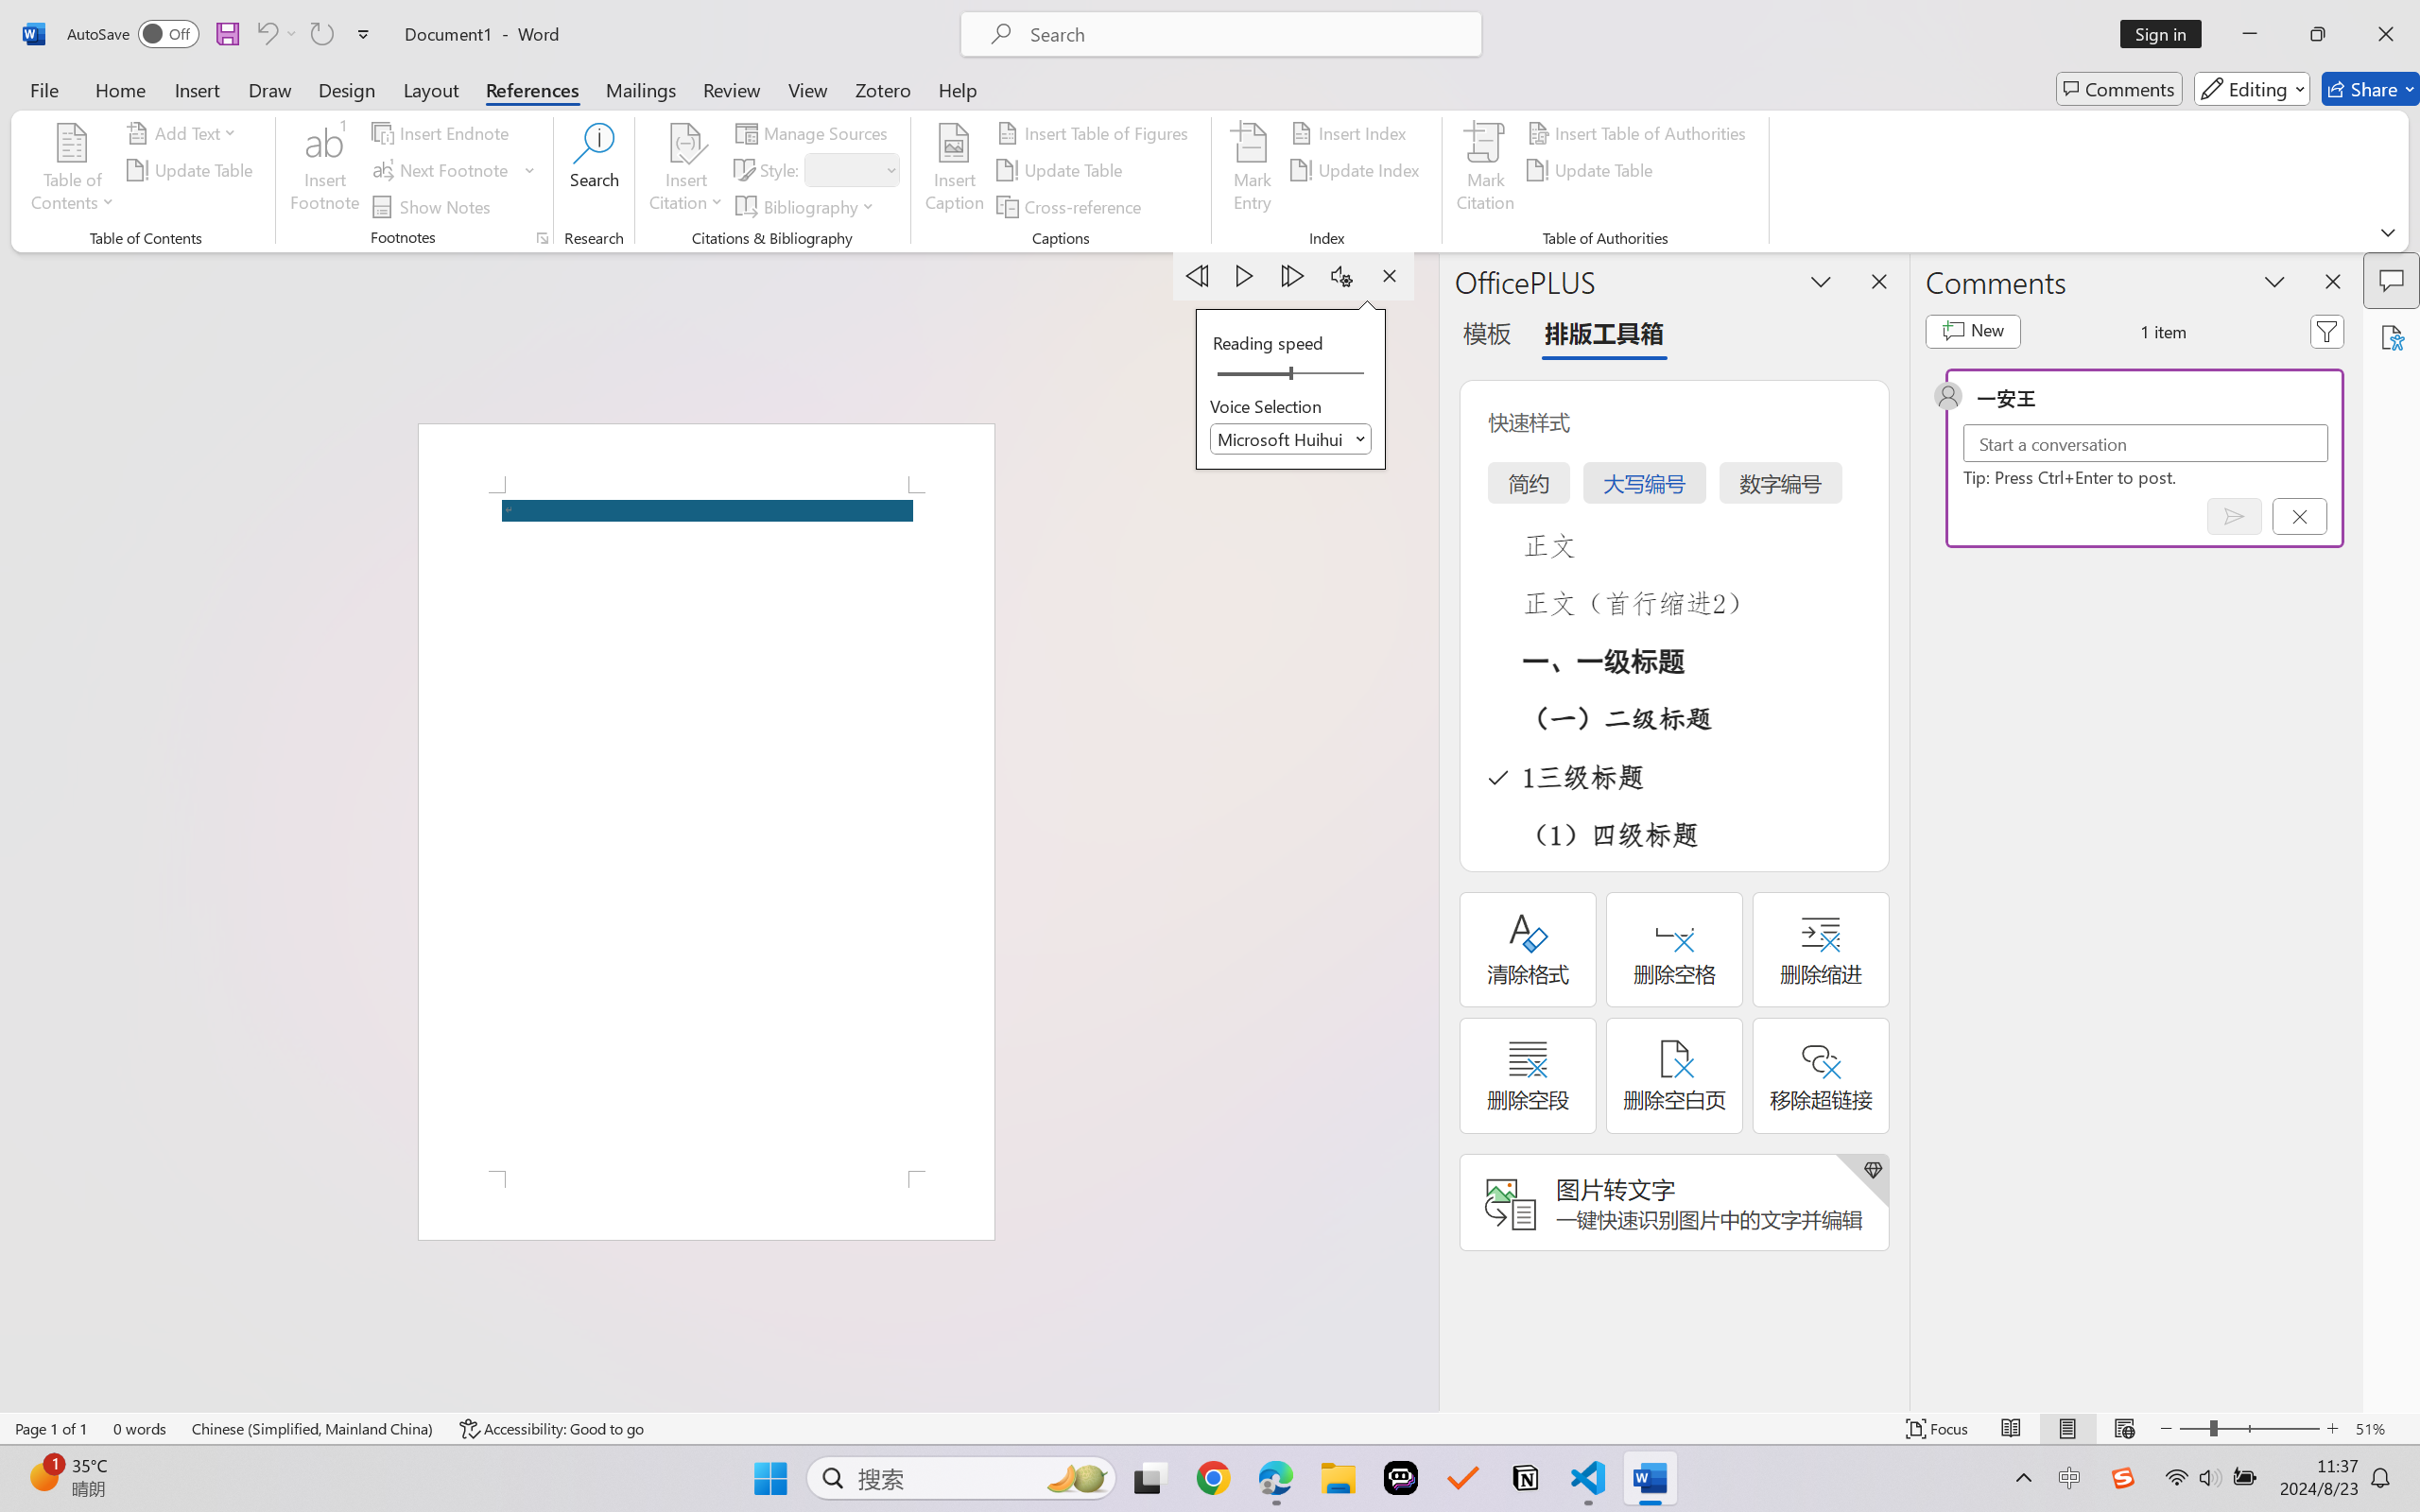 The height and width of the screenshot is (1512, 2420). Describe the element at coordinates (324, 170) in the screenshot. I see `'Insert Footnote'` at that location.